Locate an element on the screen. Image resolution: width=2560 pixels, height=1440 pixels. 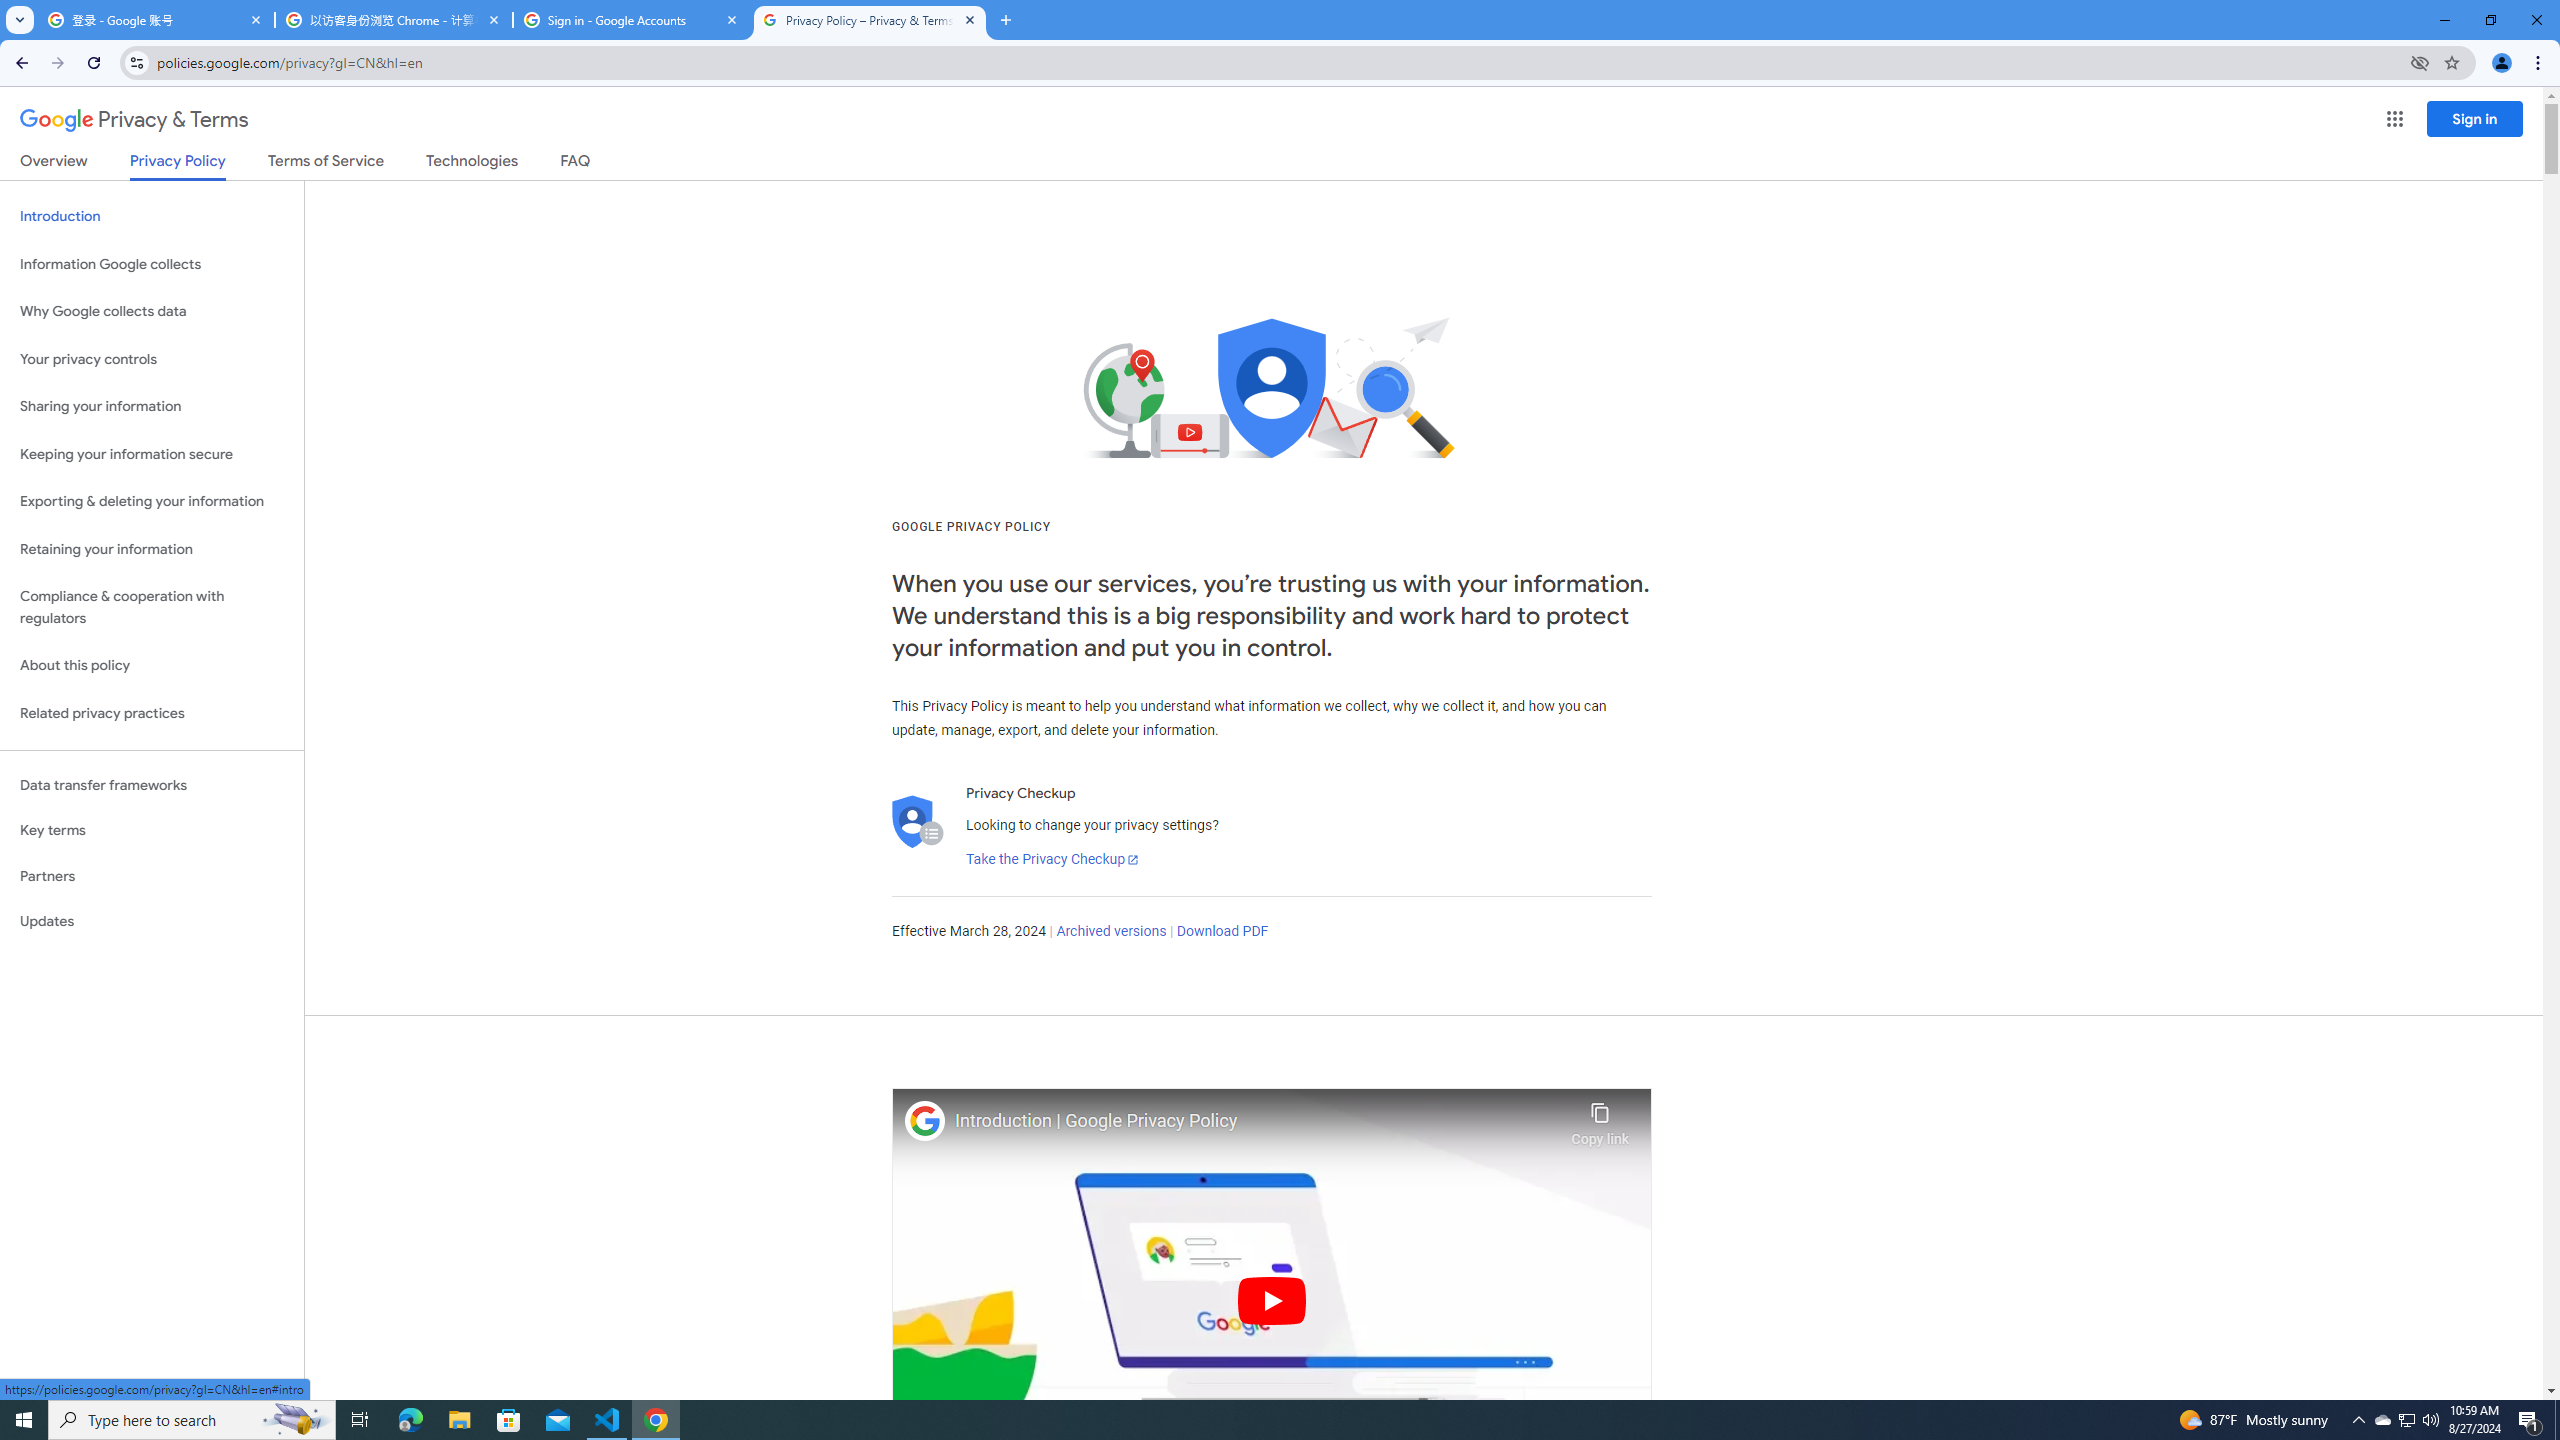
'About this policy' is located at coordinates (151, 666).